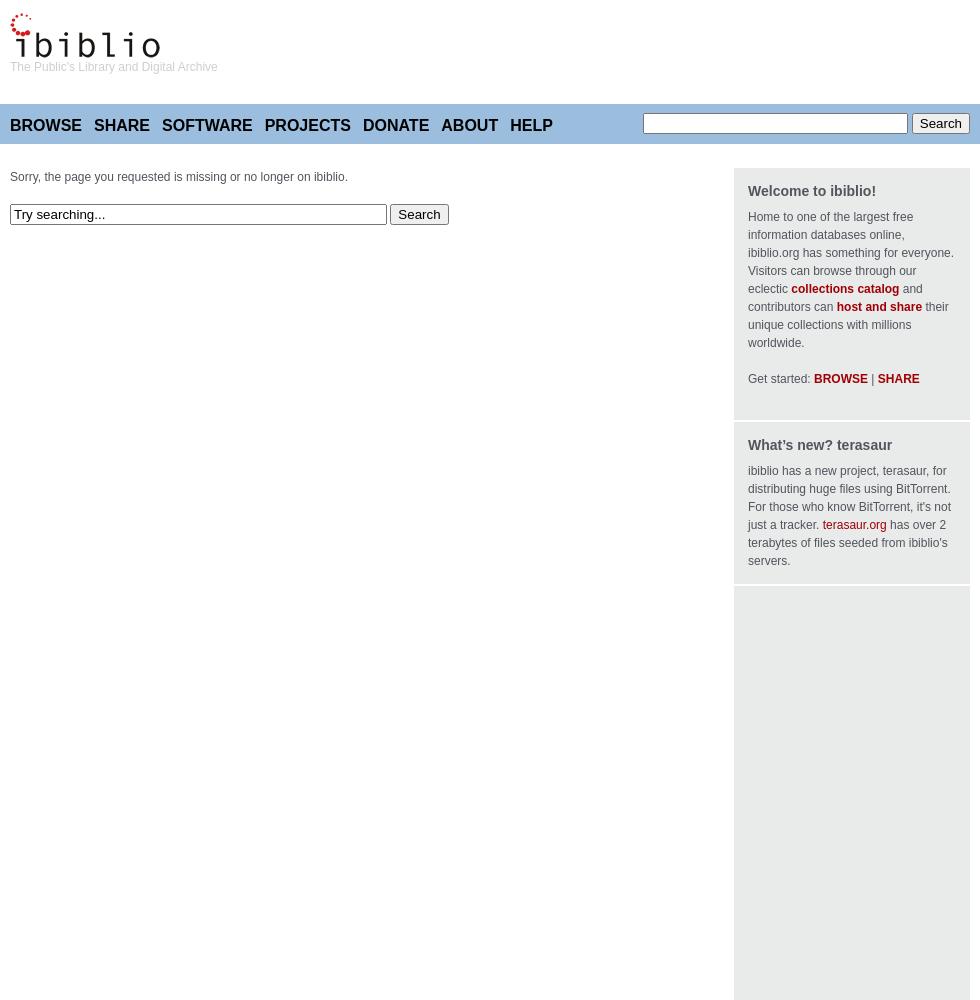 The width and height of the screenshot is (980, 1000). I want to click on 'has over 2 terabytes of files seeded from ibiblio's servers.', so click(847, 543).